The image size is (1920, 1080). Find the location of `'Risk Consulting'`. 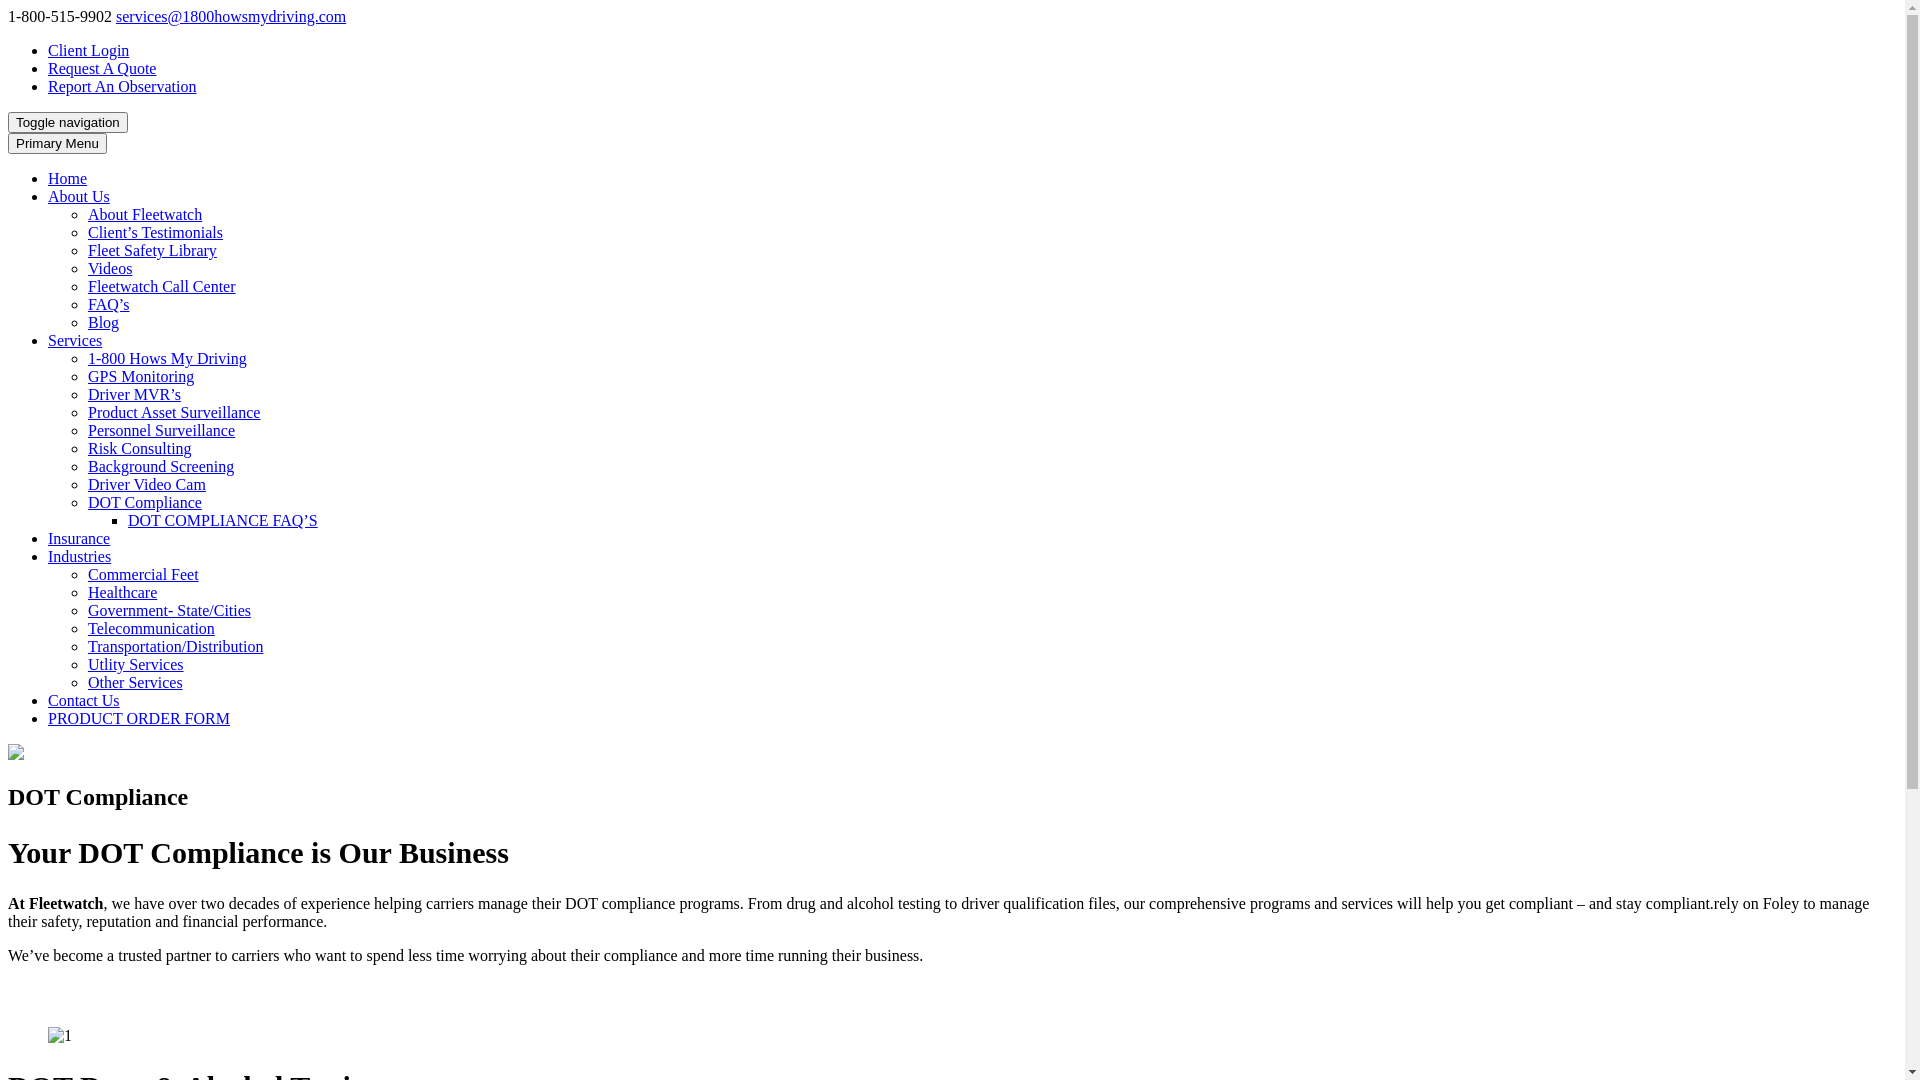

'Risk Consulting' is located at coordinates (138, 447).